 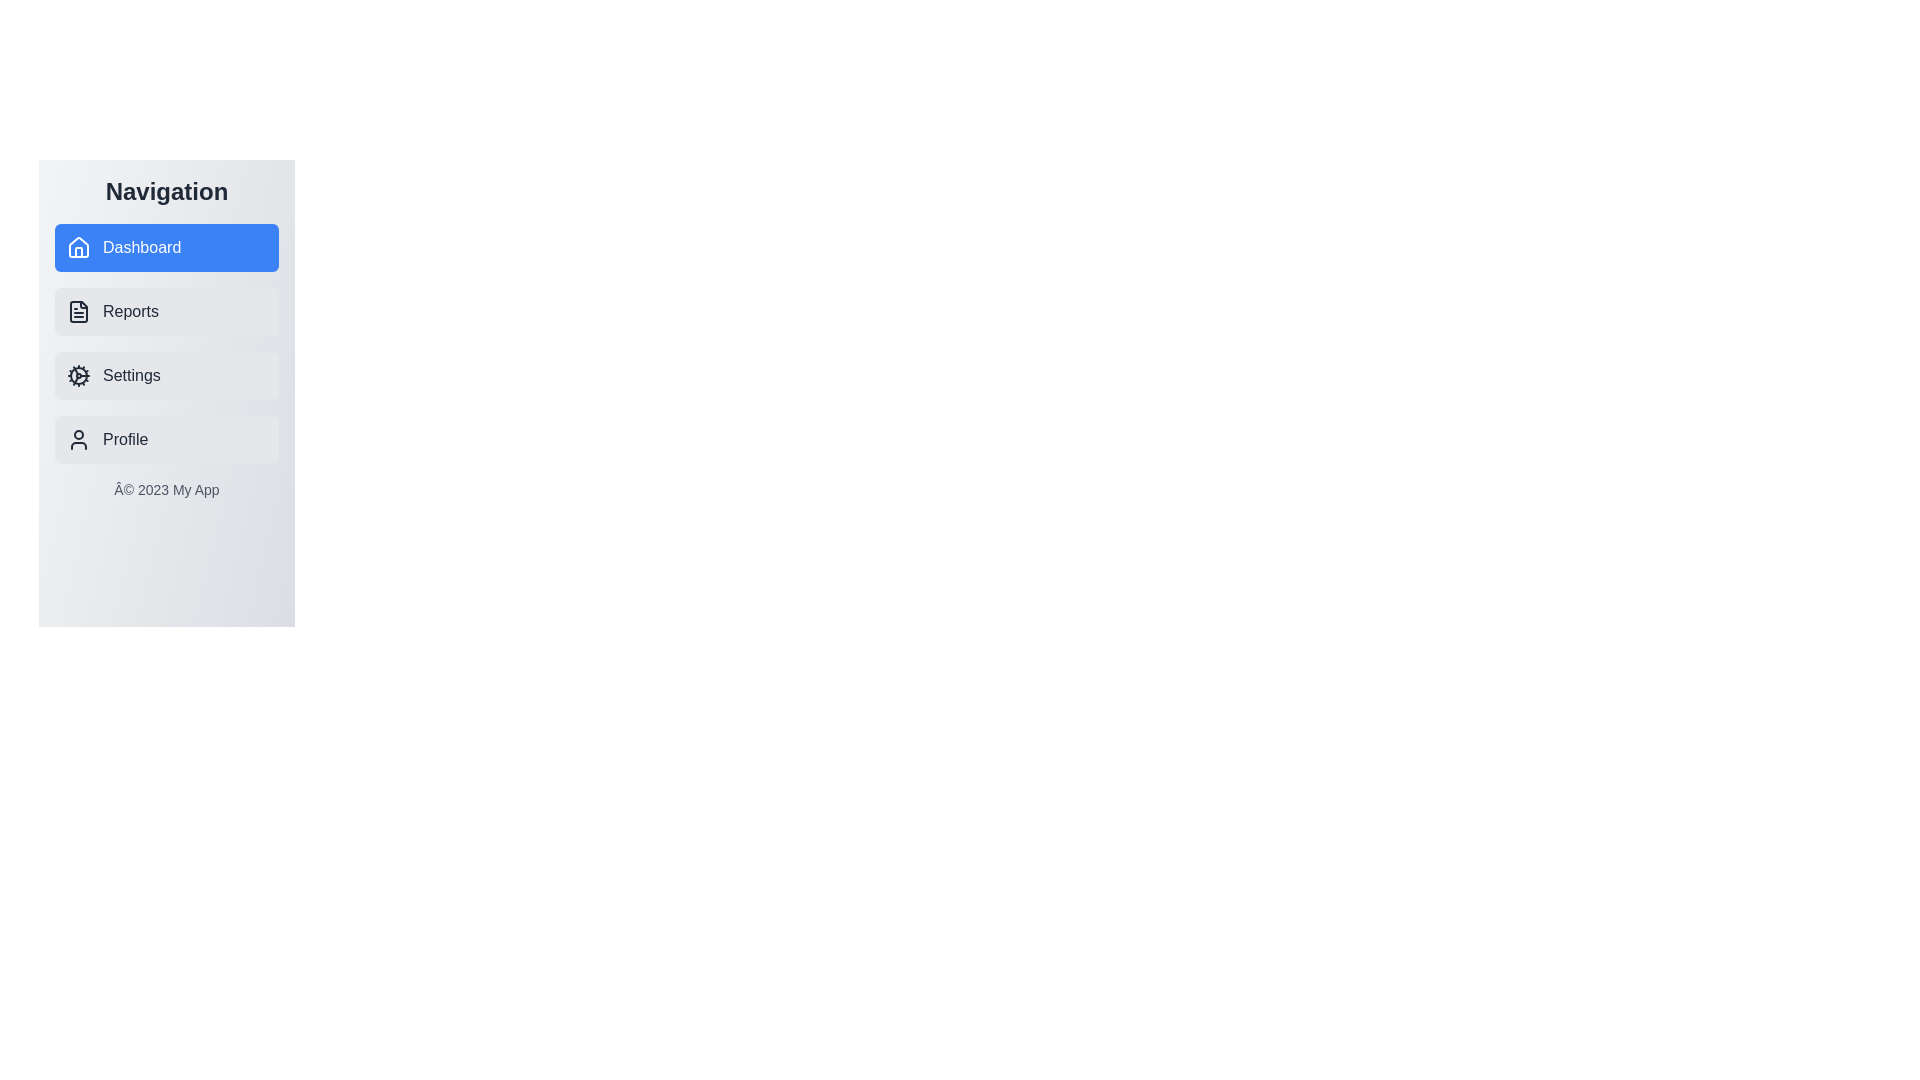 What do you see at coordinates (124, 438) in the screenshot?
I see `the 'Profile' text label in the navigation menu, which is the fourth item in the vertical list under the heading 'Navigation.'` at bounding box center [124, 438].